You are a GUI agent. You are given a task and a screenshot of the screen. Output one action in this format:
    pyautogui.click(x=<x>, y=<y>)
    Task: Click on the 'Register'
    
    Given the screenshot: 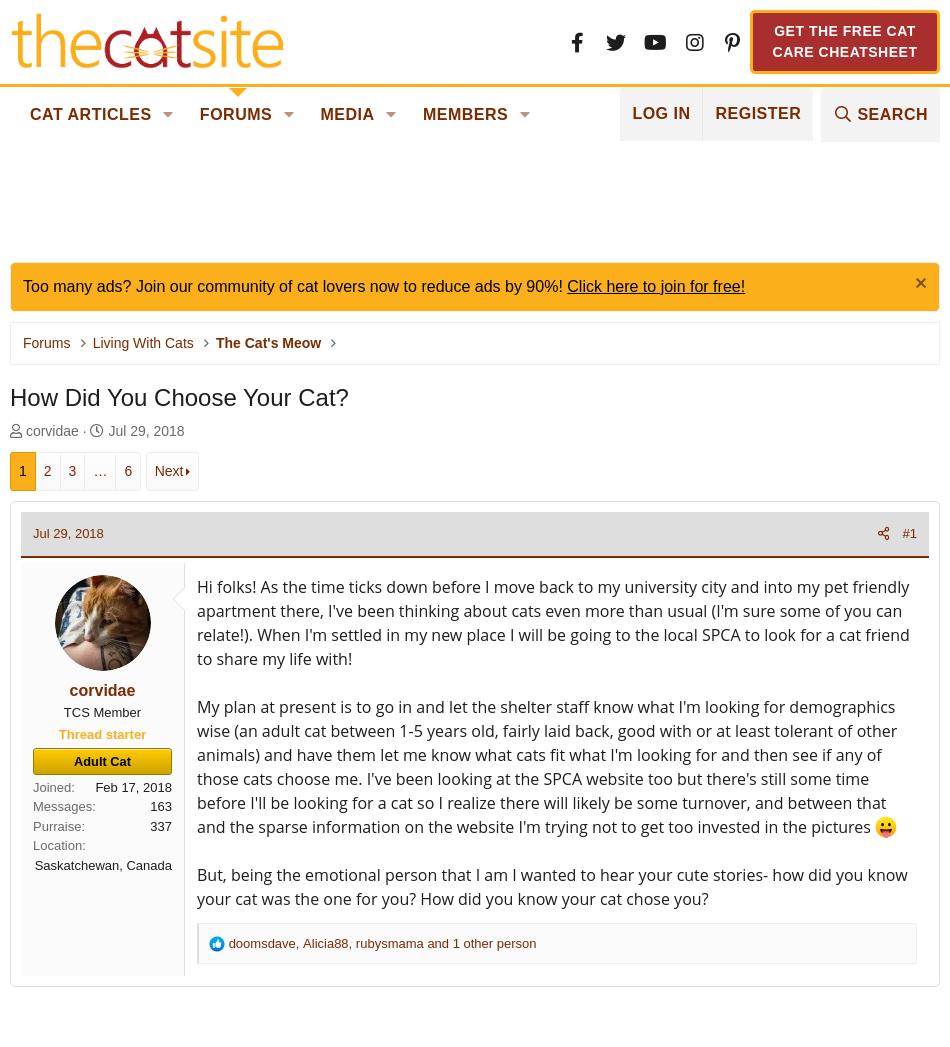 What is the action you would take?
    pyautogui.click(x=757, y=112)
    